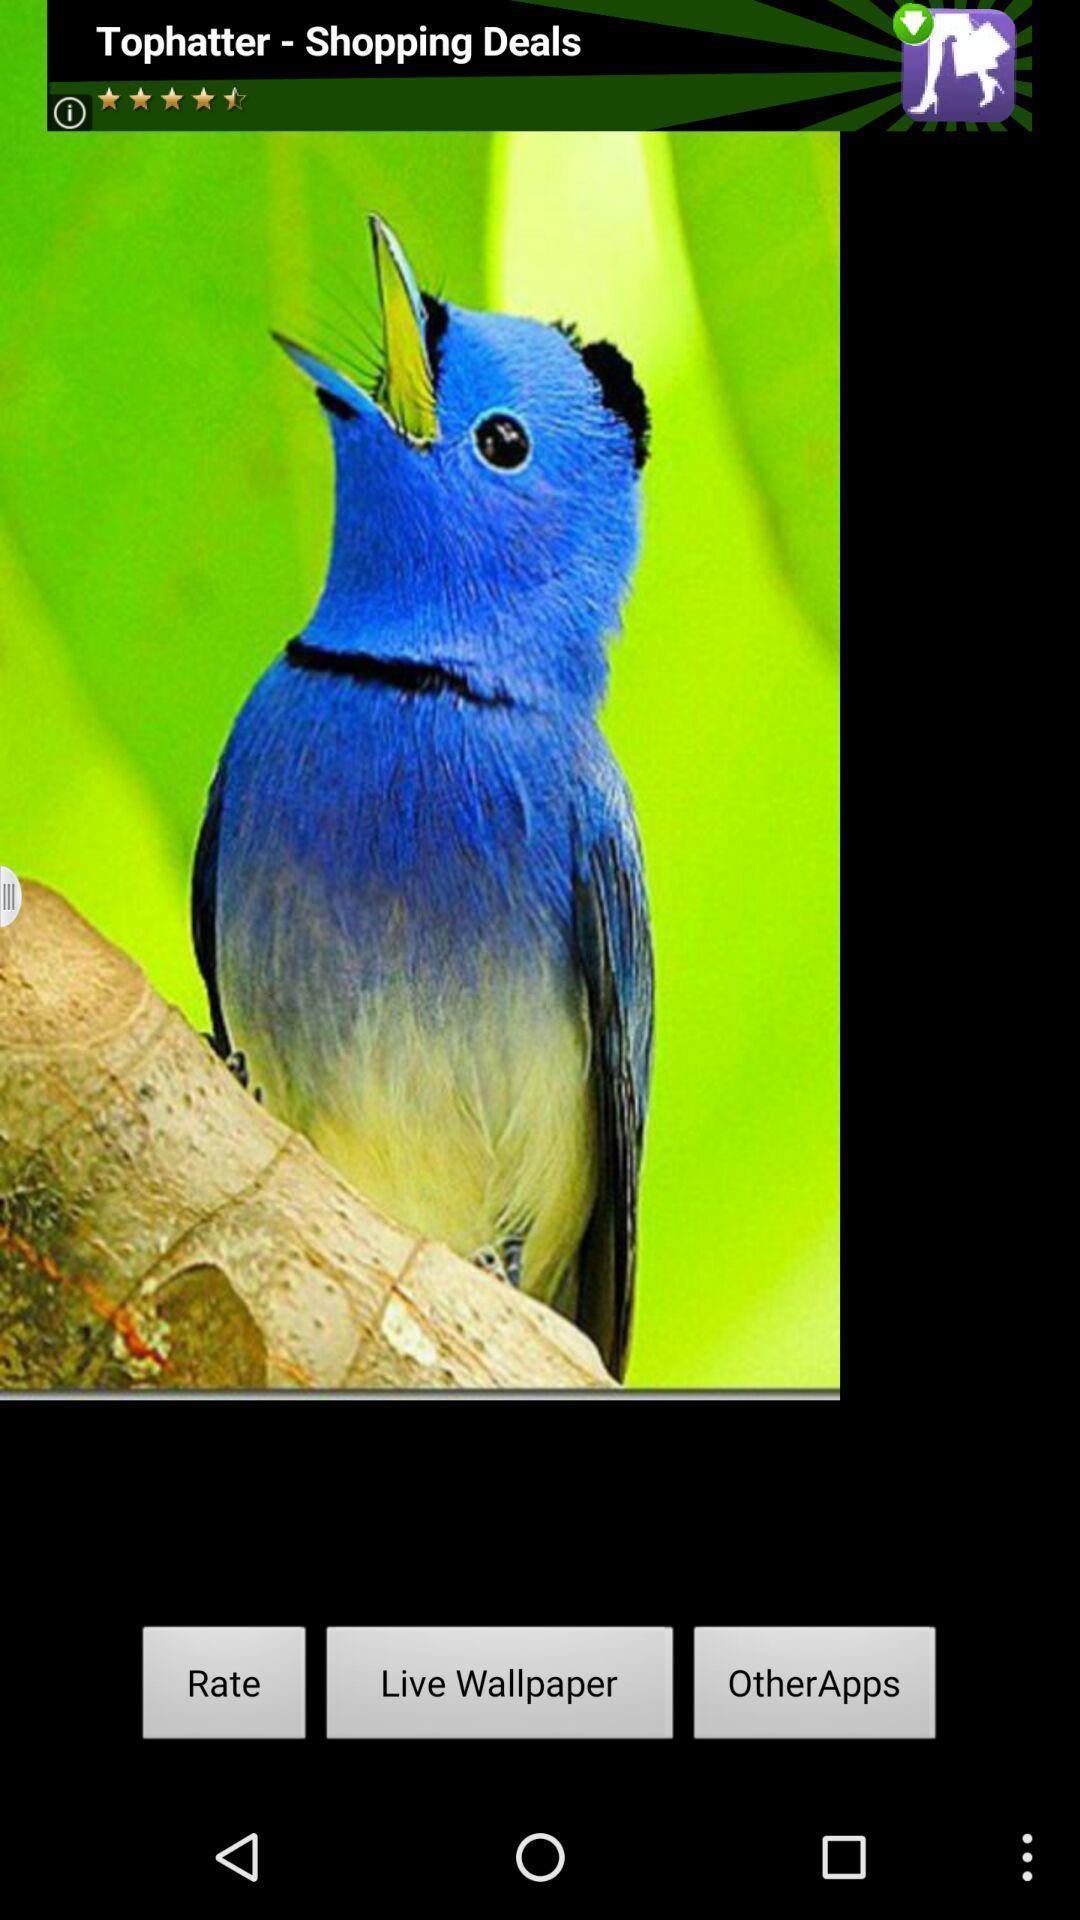 This screenshot has height=1920, width=1080. I want to click on advatisment, so click(538, 65).